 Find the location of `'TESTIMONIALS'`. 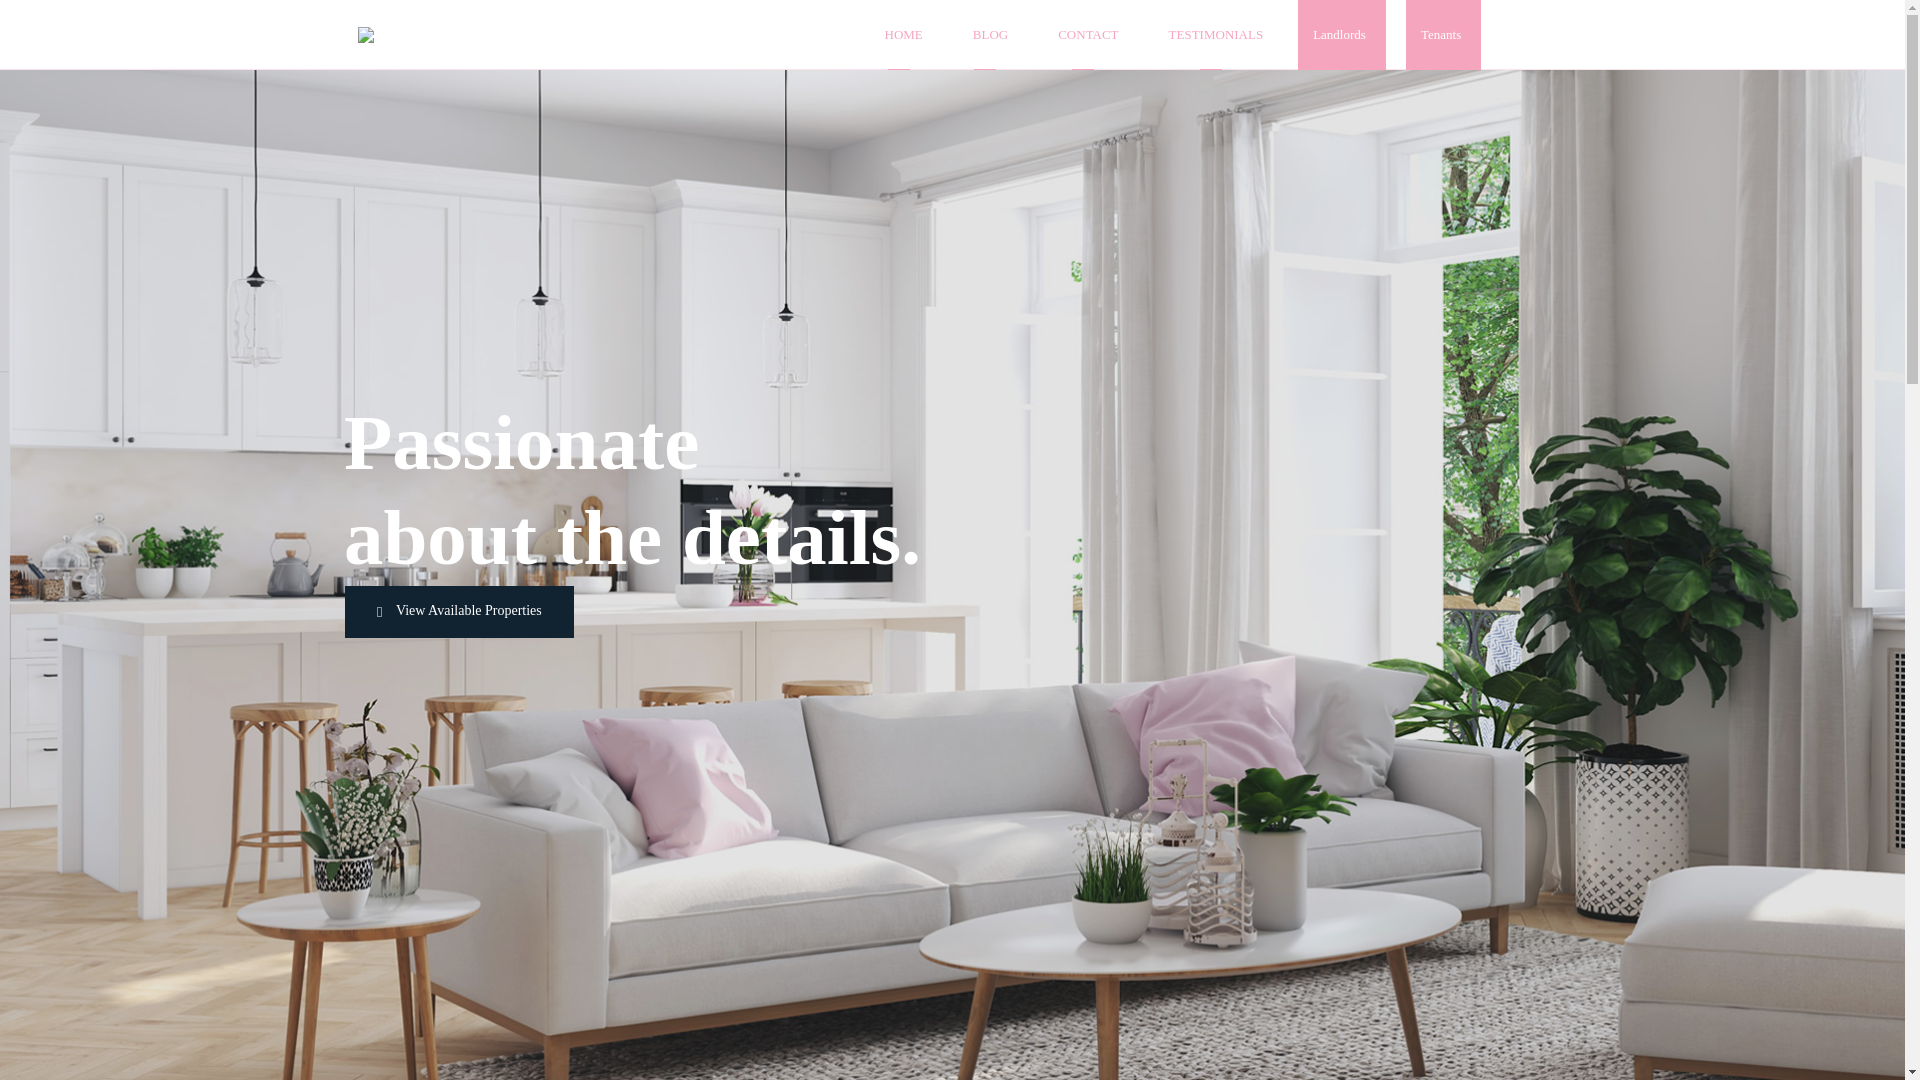

'TESTIMONIALS' is located at coordinates (1215, 34).